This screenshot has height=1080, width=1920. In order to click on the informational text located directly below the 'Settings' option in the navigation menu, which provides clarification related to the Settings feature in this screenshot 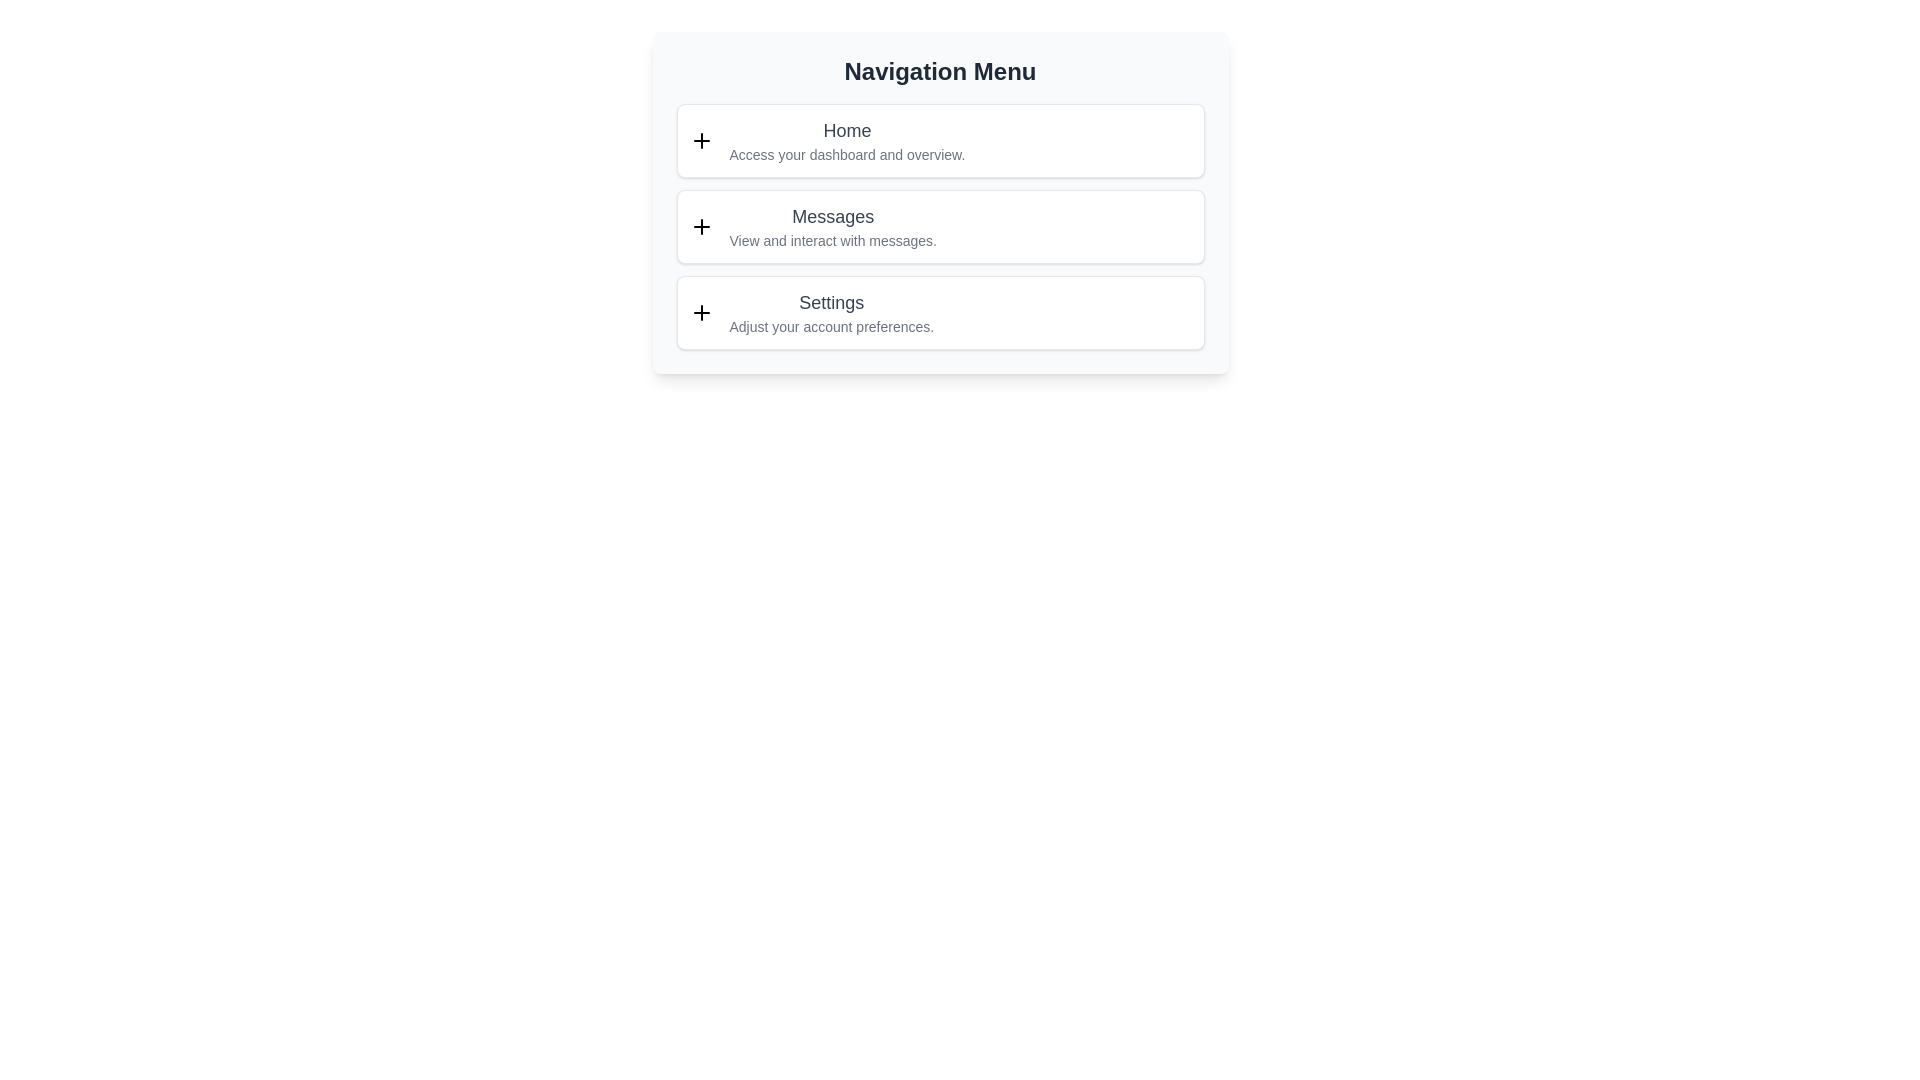, I will do `click(831, 326)`.